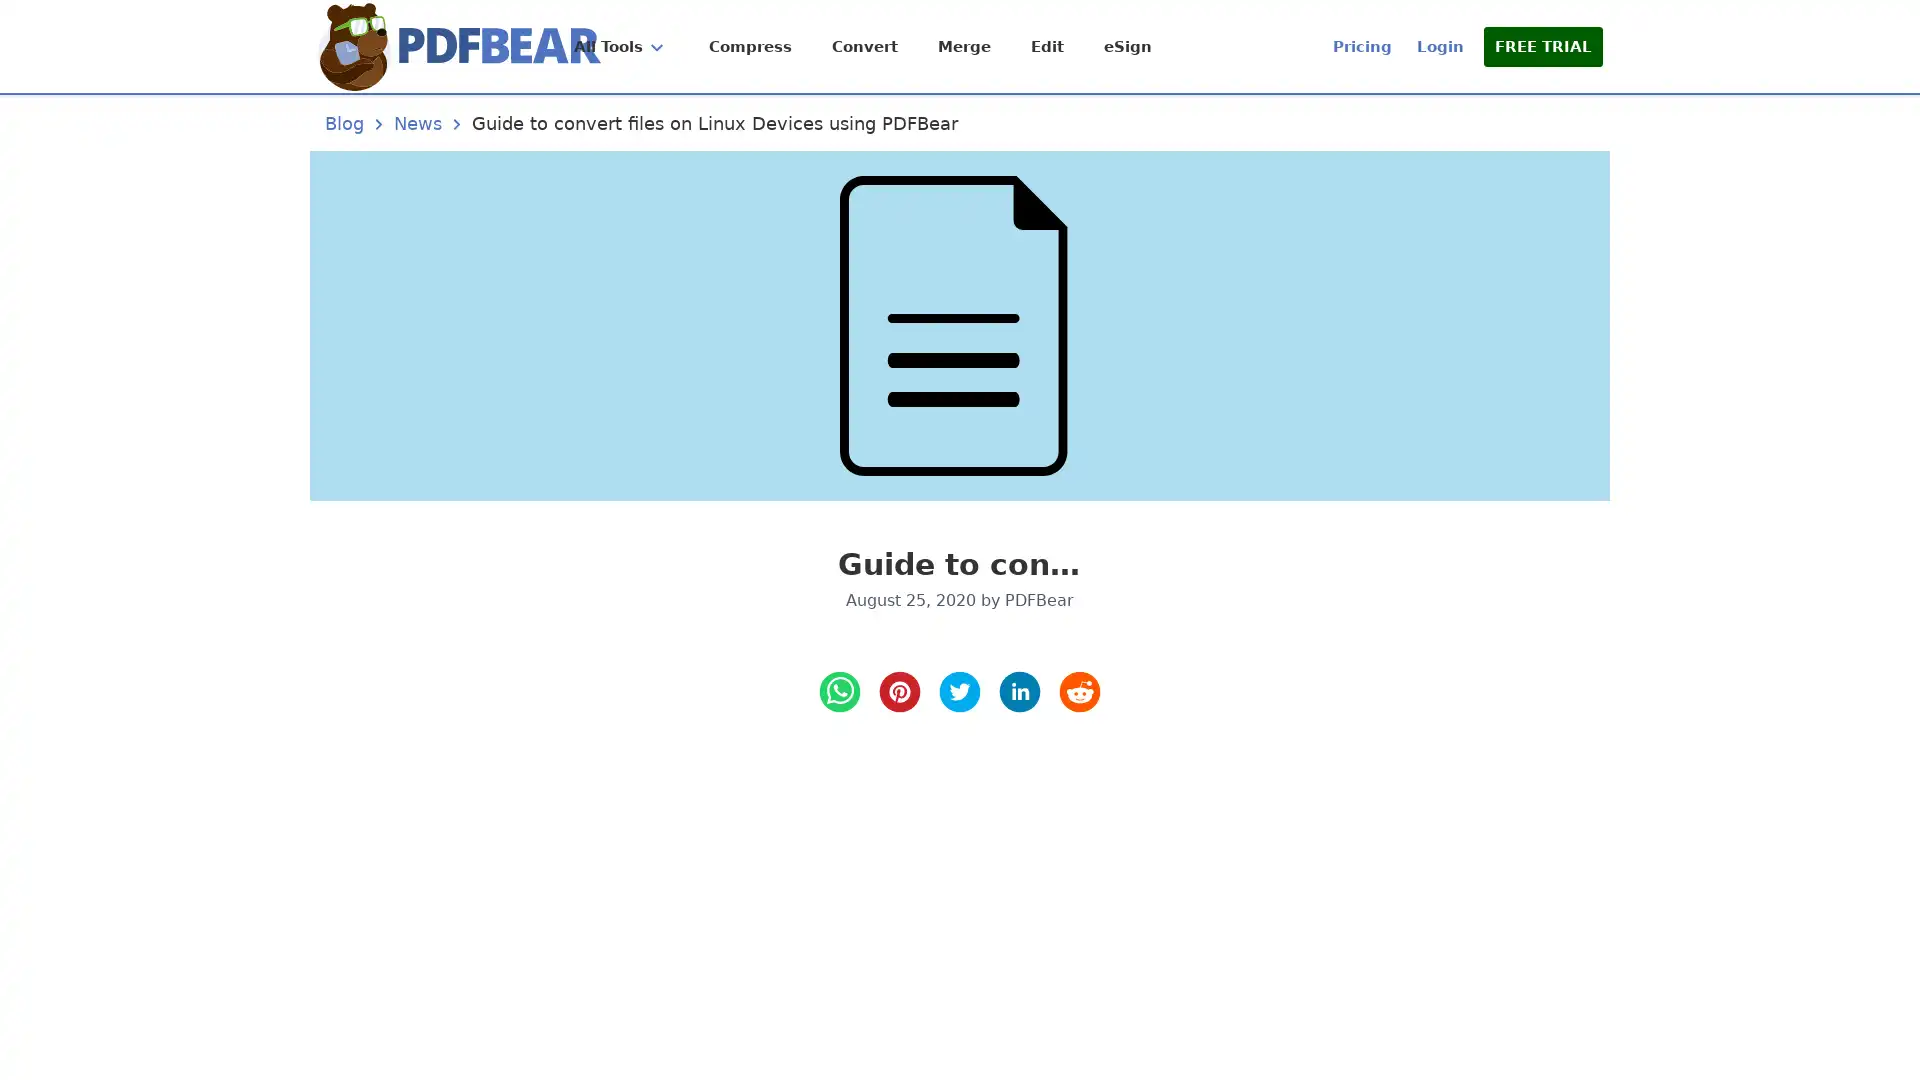 The height and width of the screenshot is (1080, 1920). I want to click on Pricing, so click(1360, 45).